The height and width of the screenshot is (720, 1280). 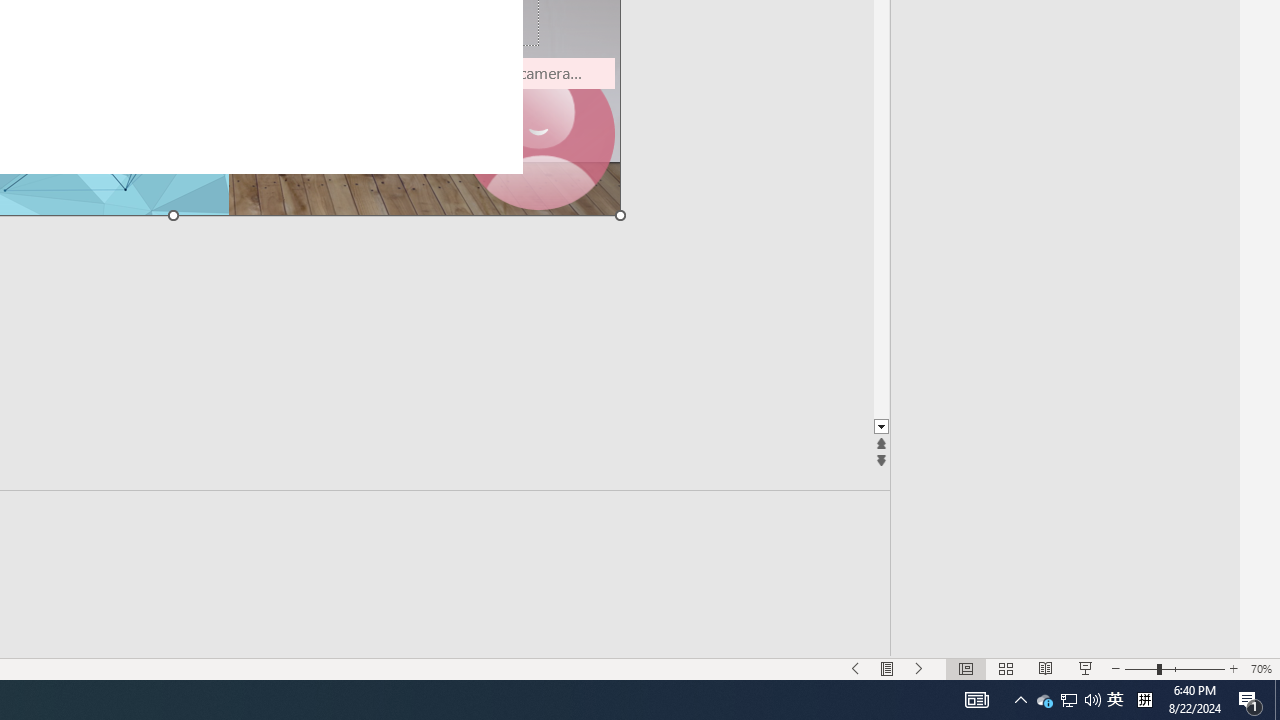 What do you see at coordinates (855, 669) in the screenshot?
I see `'Slide Show Previous On'` at bounding box center [855, 669].